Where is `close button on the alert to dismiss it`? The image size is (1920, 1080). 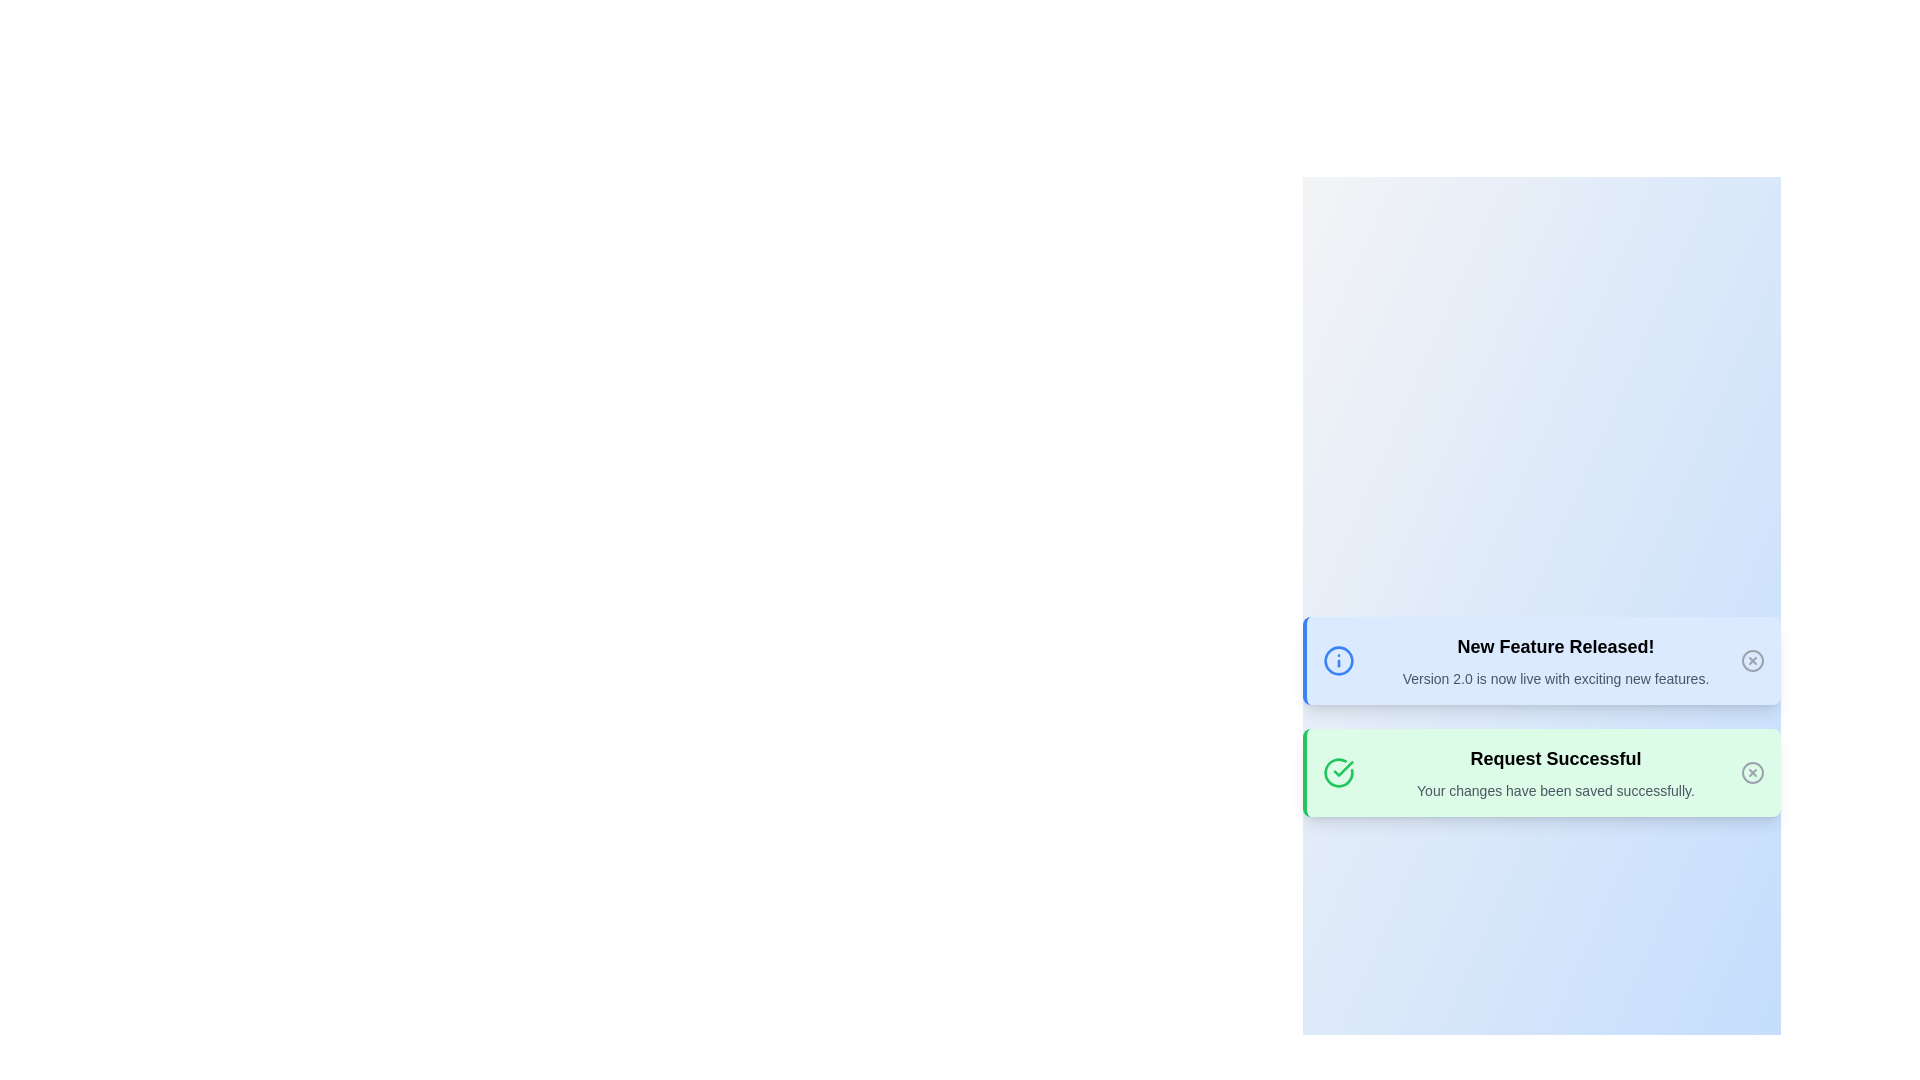 close button on the alert to dismiss it is located at coordinates (1751, 660).